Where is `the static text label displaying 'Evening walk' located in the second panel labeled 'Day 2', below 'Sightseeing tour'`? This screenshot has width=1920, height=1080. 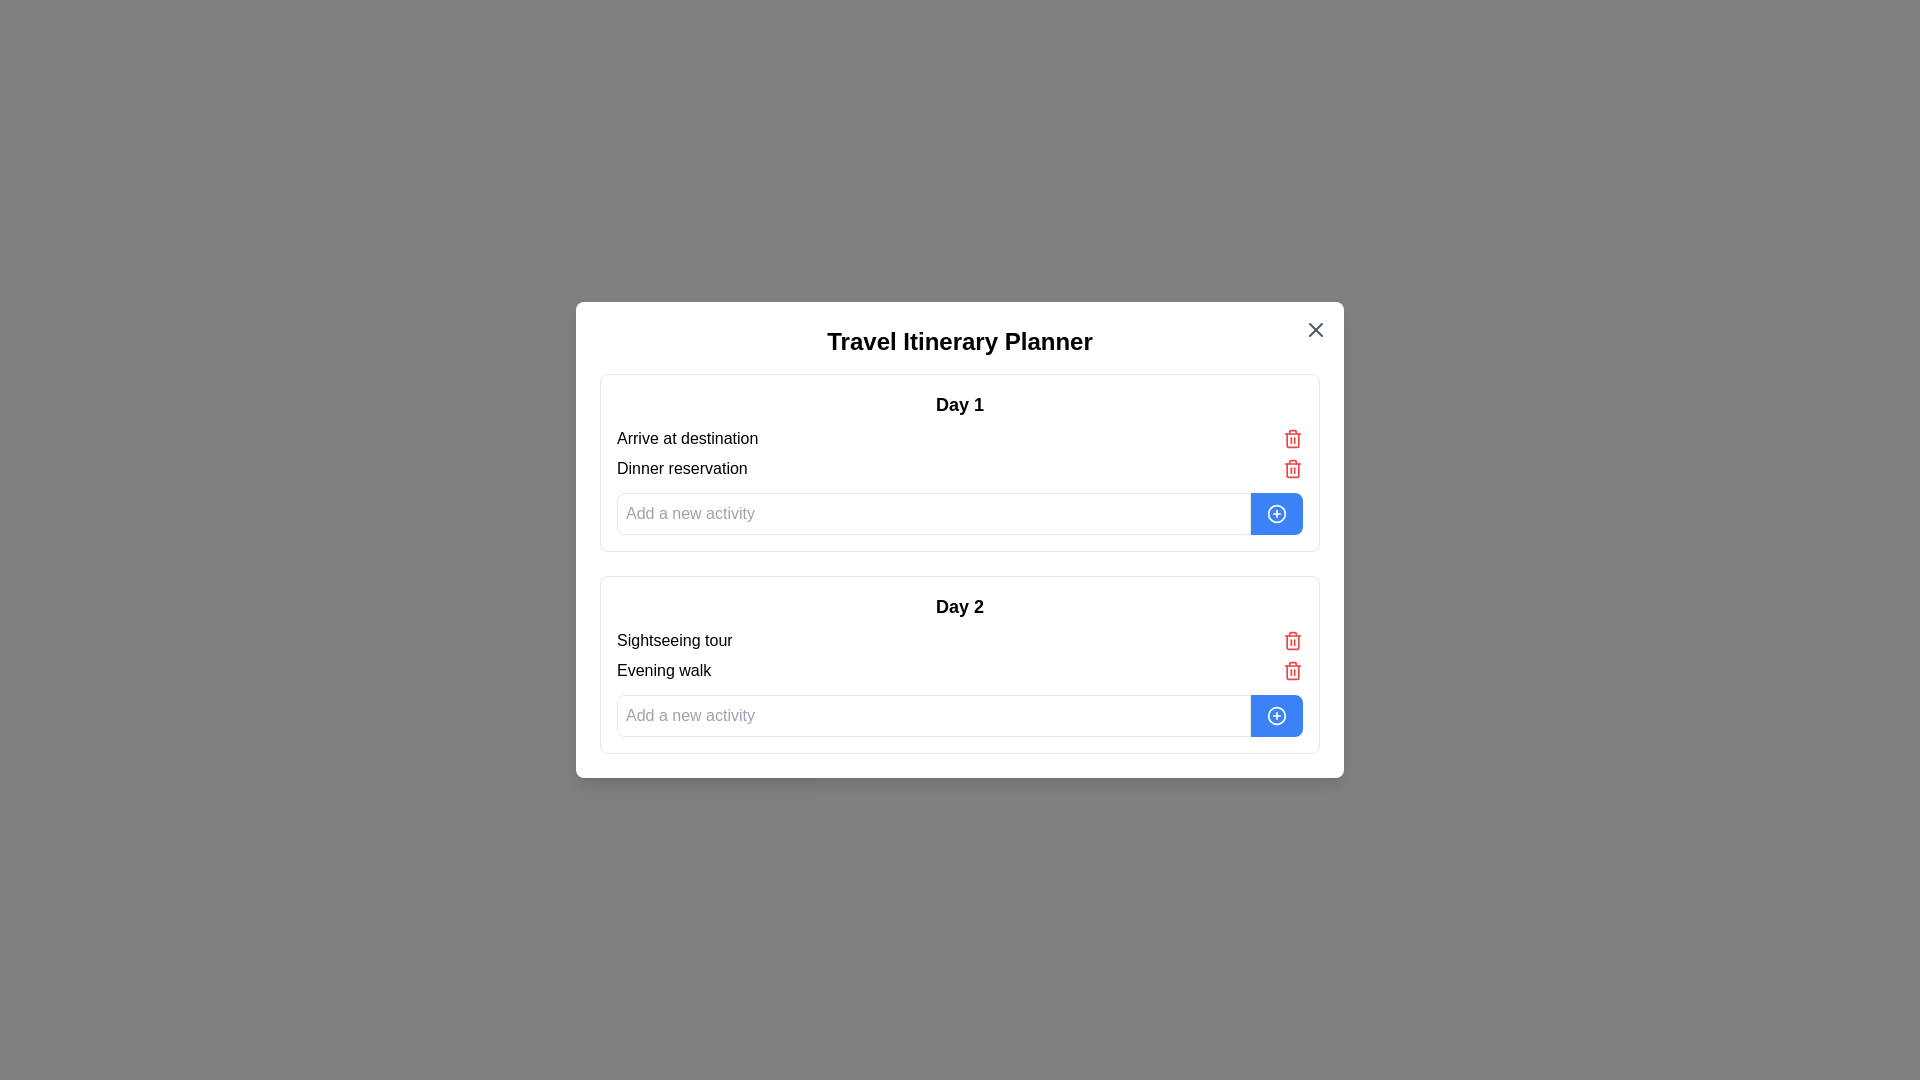 the static text label displaying 'Evening walk' located in the second panel labeled 'Day 2', below 'Sightseeing tour' is located at coordinates (664, 671).